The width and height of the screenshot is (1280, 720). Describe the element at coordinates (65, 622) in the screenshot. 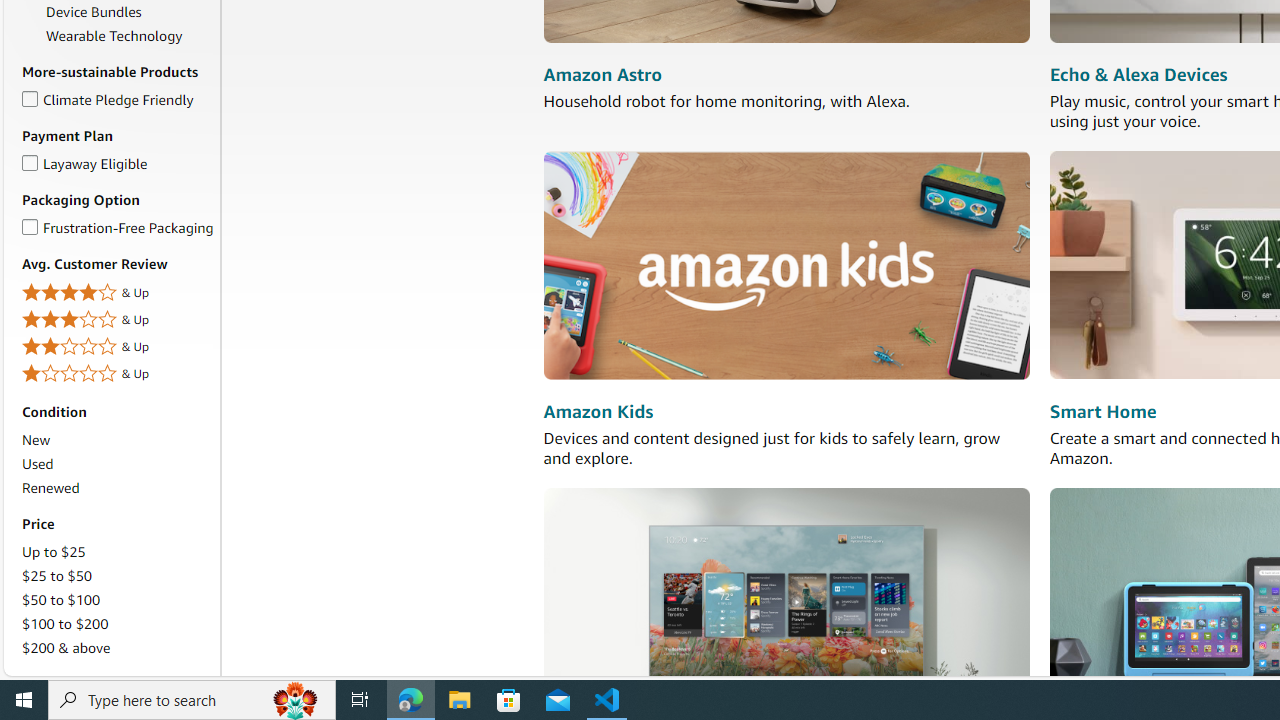

I see `'$100 to $200'` at that location.